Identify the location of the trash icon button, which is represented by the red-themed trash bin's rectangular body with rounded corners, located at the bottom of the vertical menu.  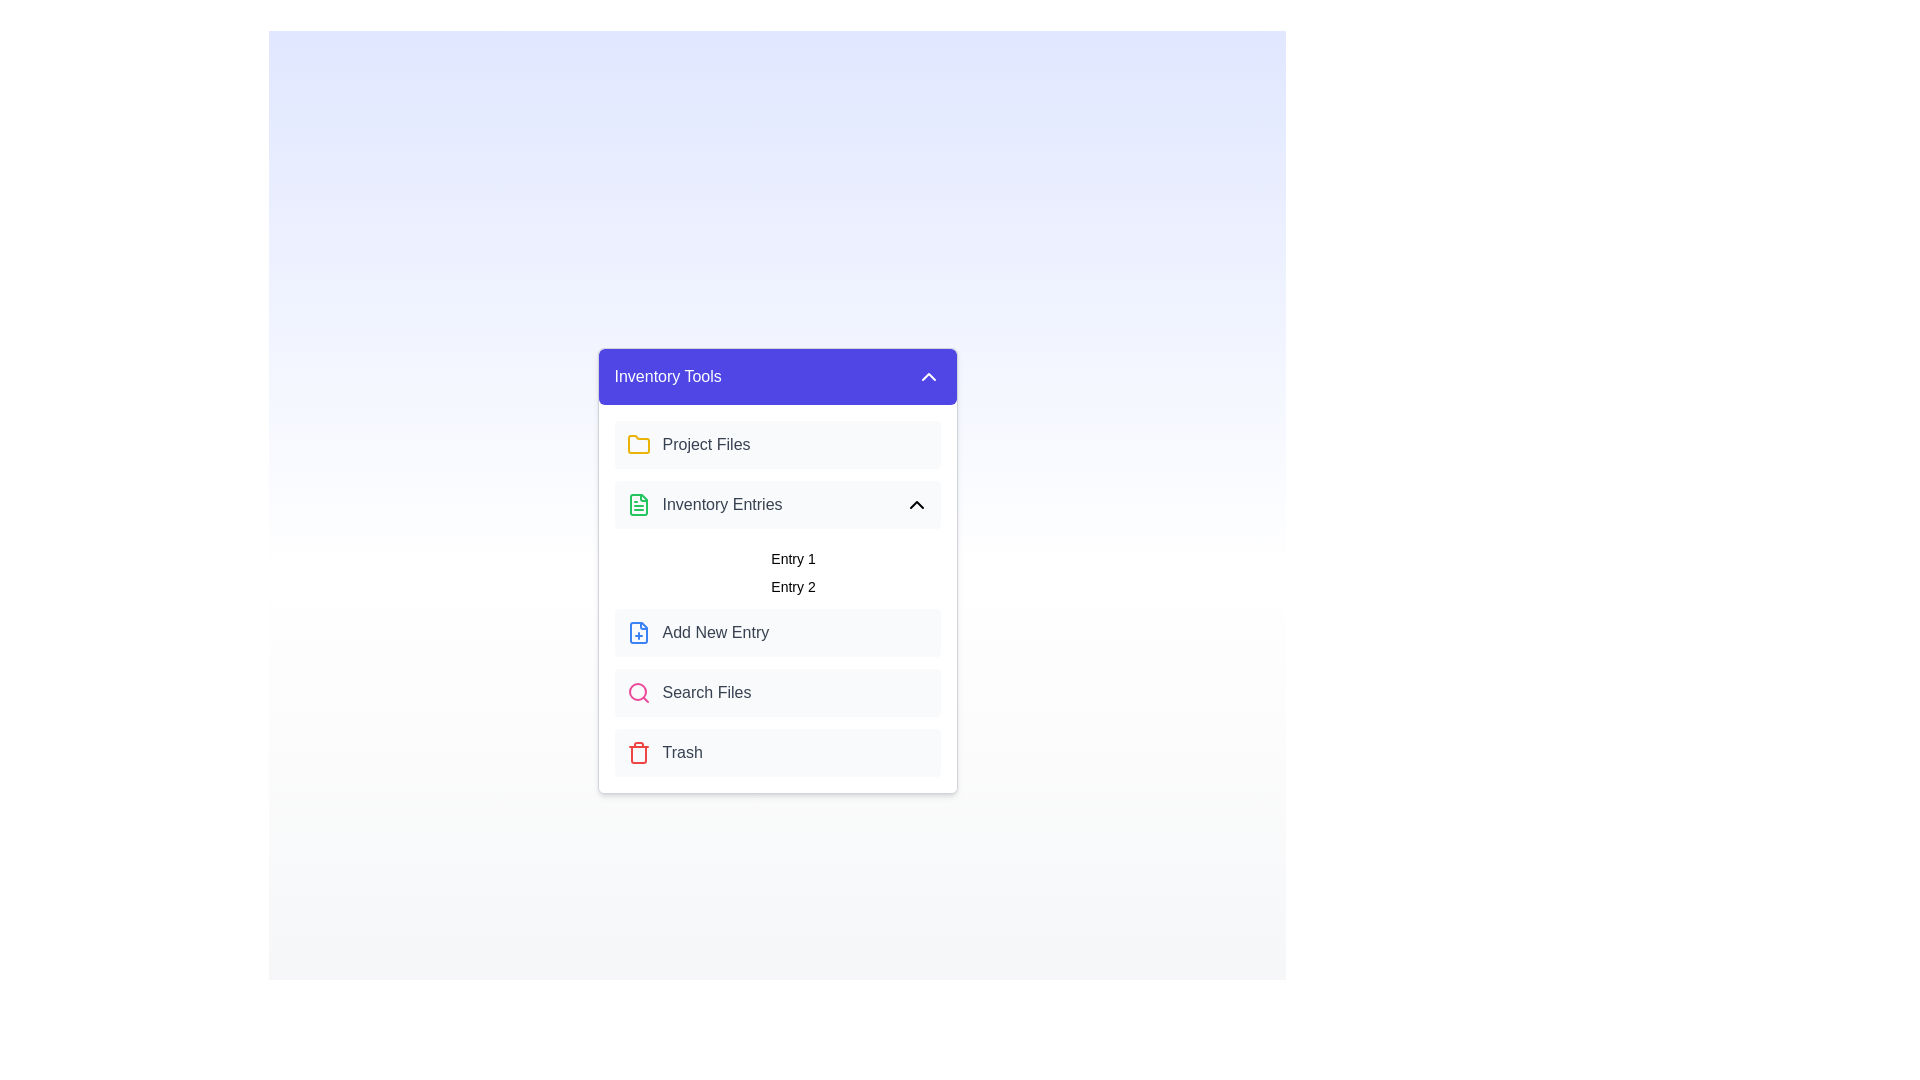
(637, 755).